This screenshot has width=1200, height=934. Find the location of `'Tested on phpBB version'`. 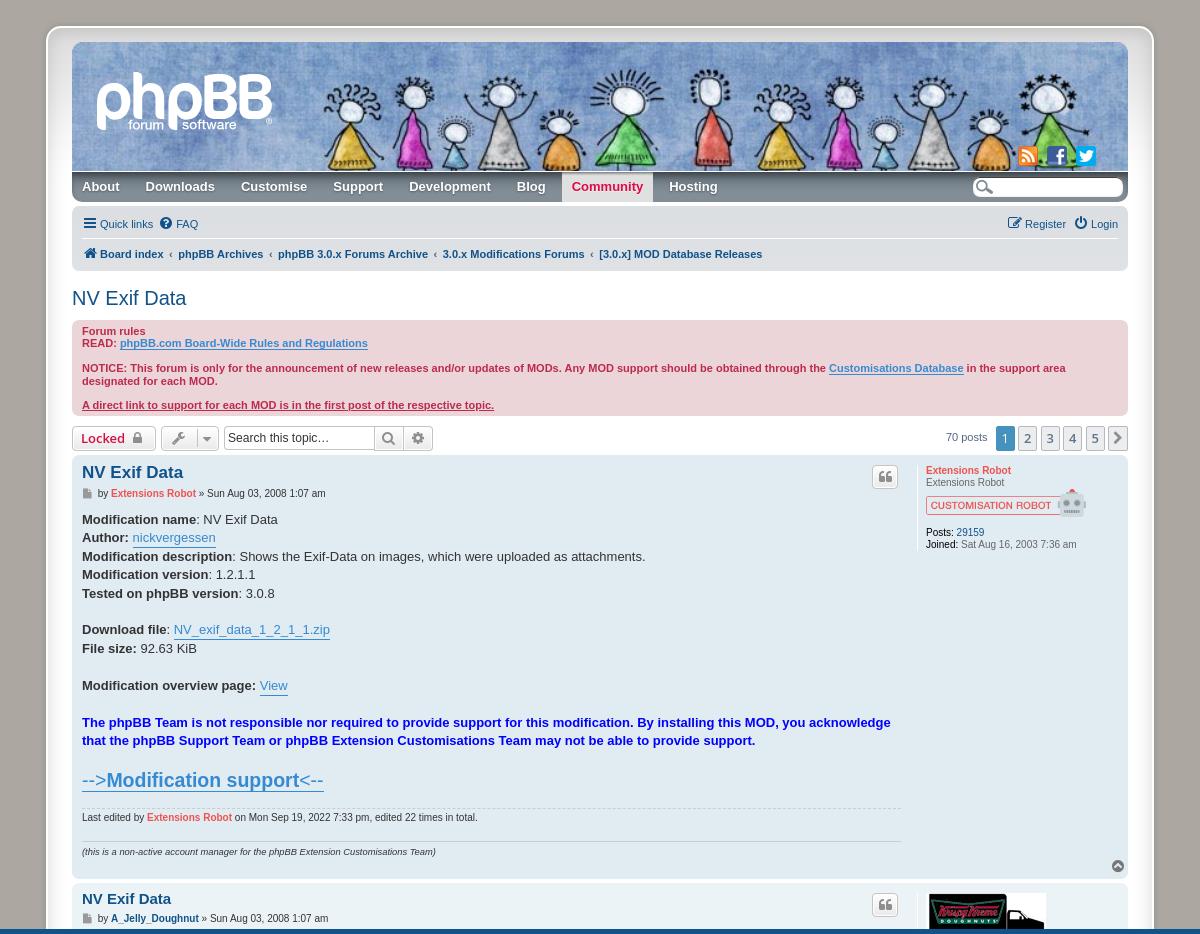

'Tested on phpBB version' is located at coordinates (81, 591).